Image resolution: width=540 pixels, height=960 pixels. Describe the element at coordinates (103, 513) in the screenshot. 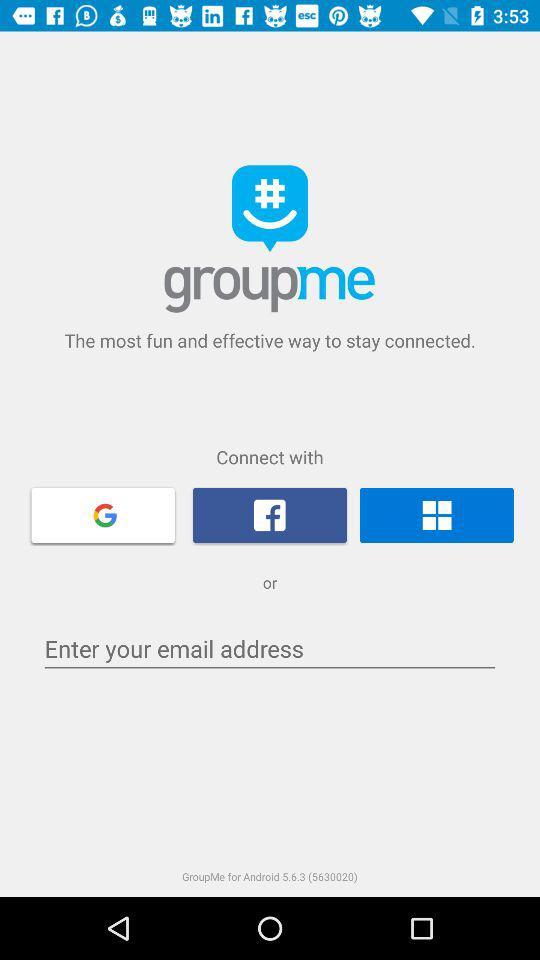

I see `the item above or` at that location.